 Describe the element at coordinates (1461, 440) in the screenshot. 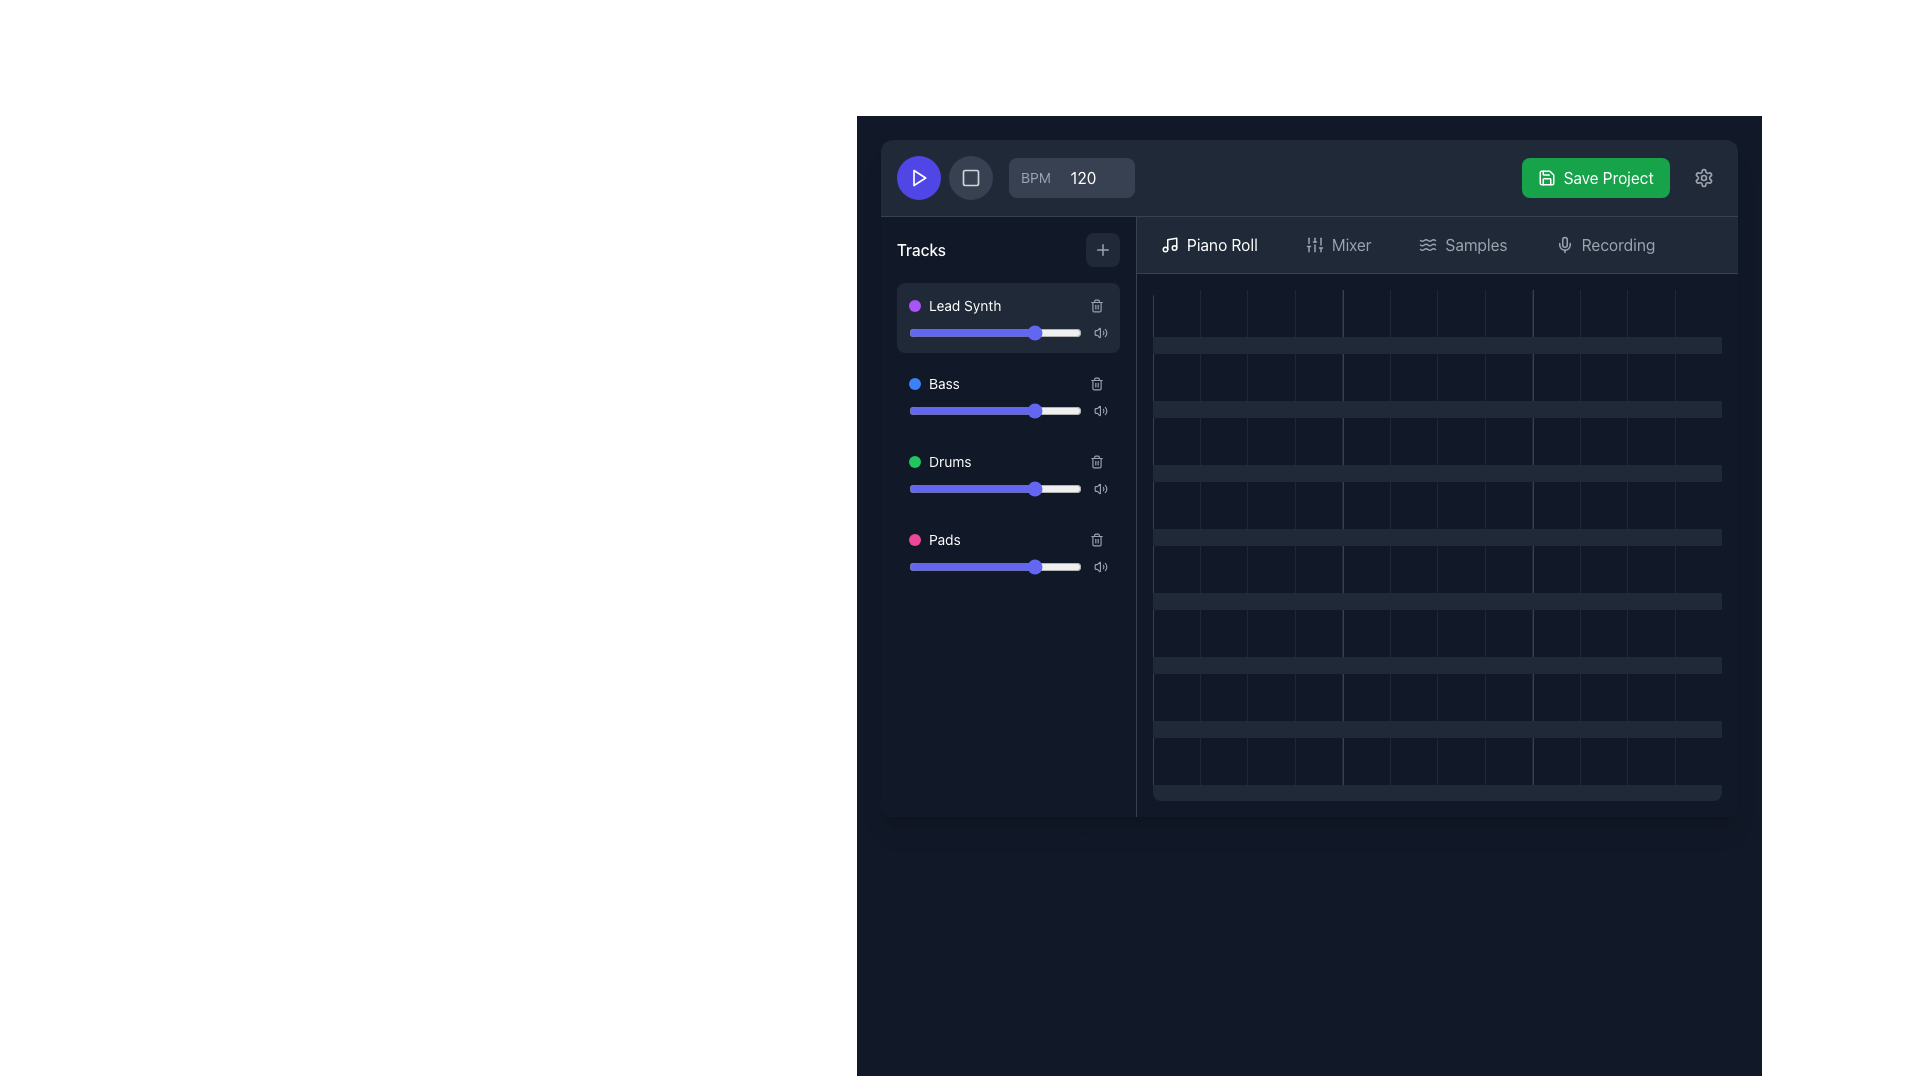

I see `the interactive grid cell located at the seventh column and third row, which has a dark gray background that changes shade on hover` at that location.